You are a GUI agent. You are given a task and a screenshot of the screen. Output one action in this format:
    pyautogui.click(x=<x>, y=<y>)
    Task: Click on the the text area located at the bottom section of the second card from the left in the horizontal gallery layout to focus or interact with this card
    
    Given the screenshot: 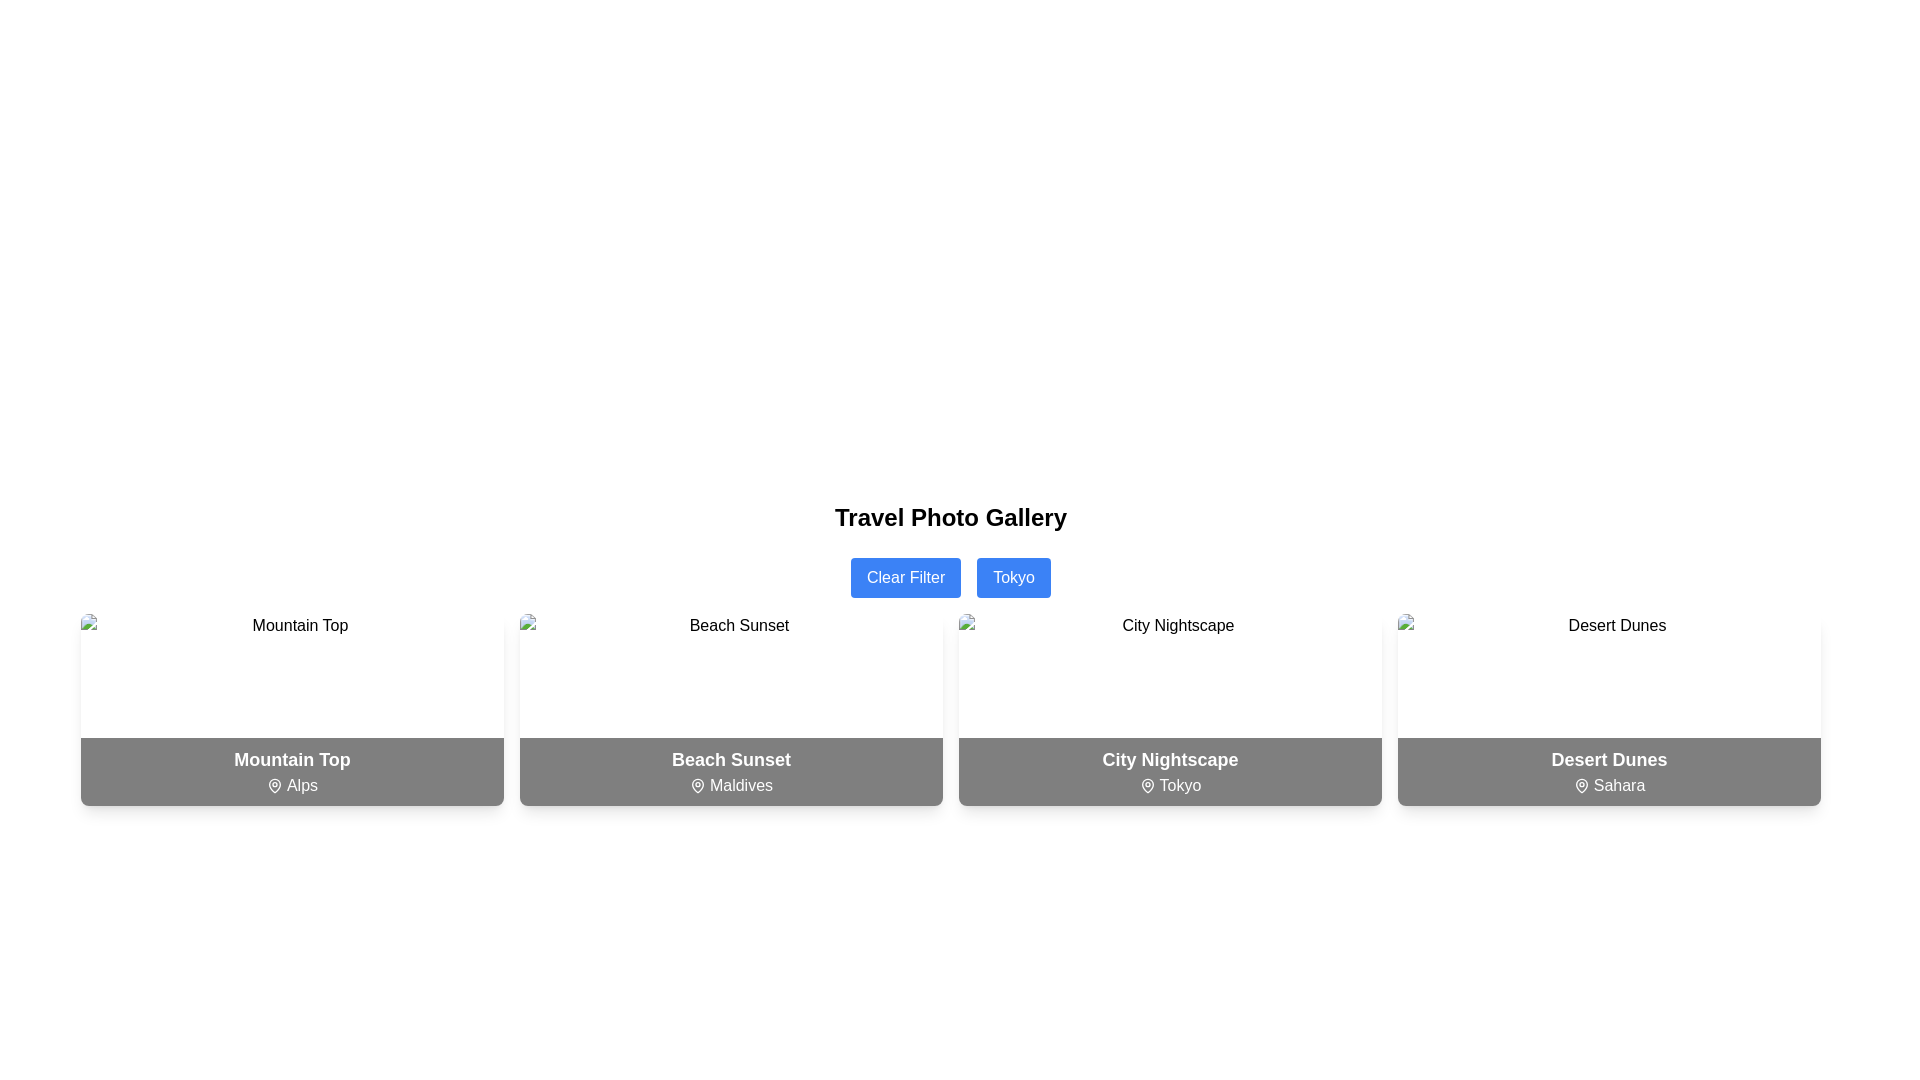 What is the action you would take?
    pyautogui.click(x=730, y=770)
    